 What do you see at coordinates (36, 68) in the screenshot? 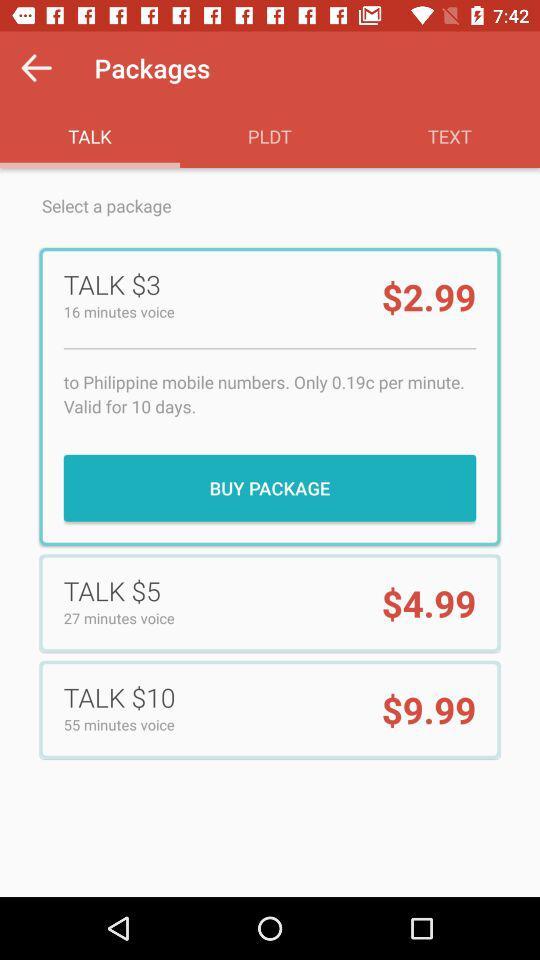
I see `the icon above the talk icon` at bounding box center [36, 68].